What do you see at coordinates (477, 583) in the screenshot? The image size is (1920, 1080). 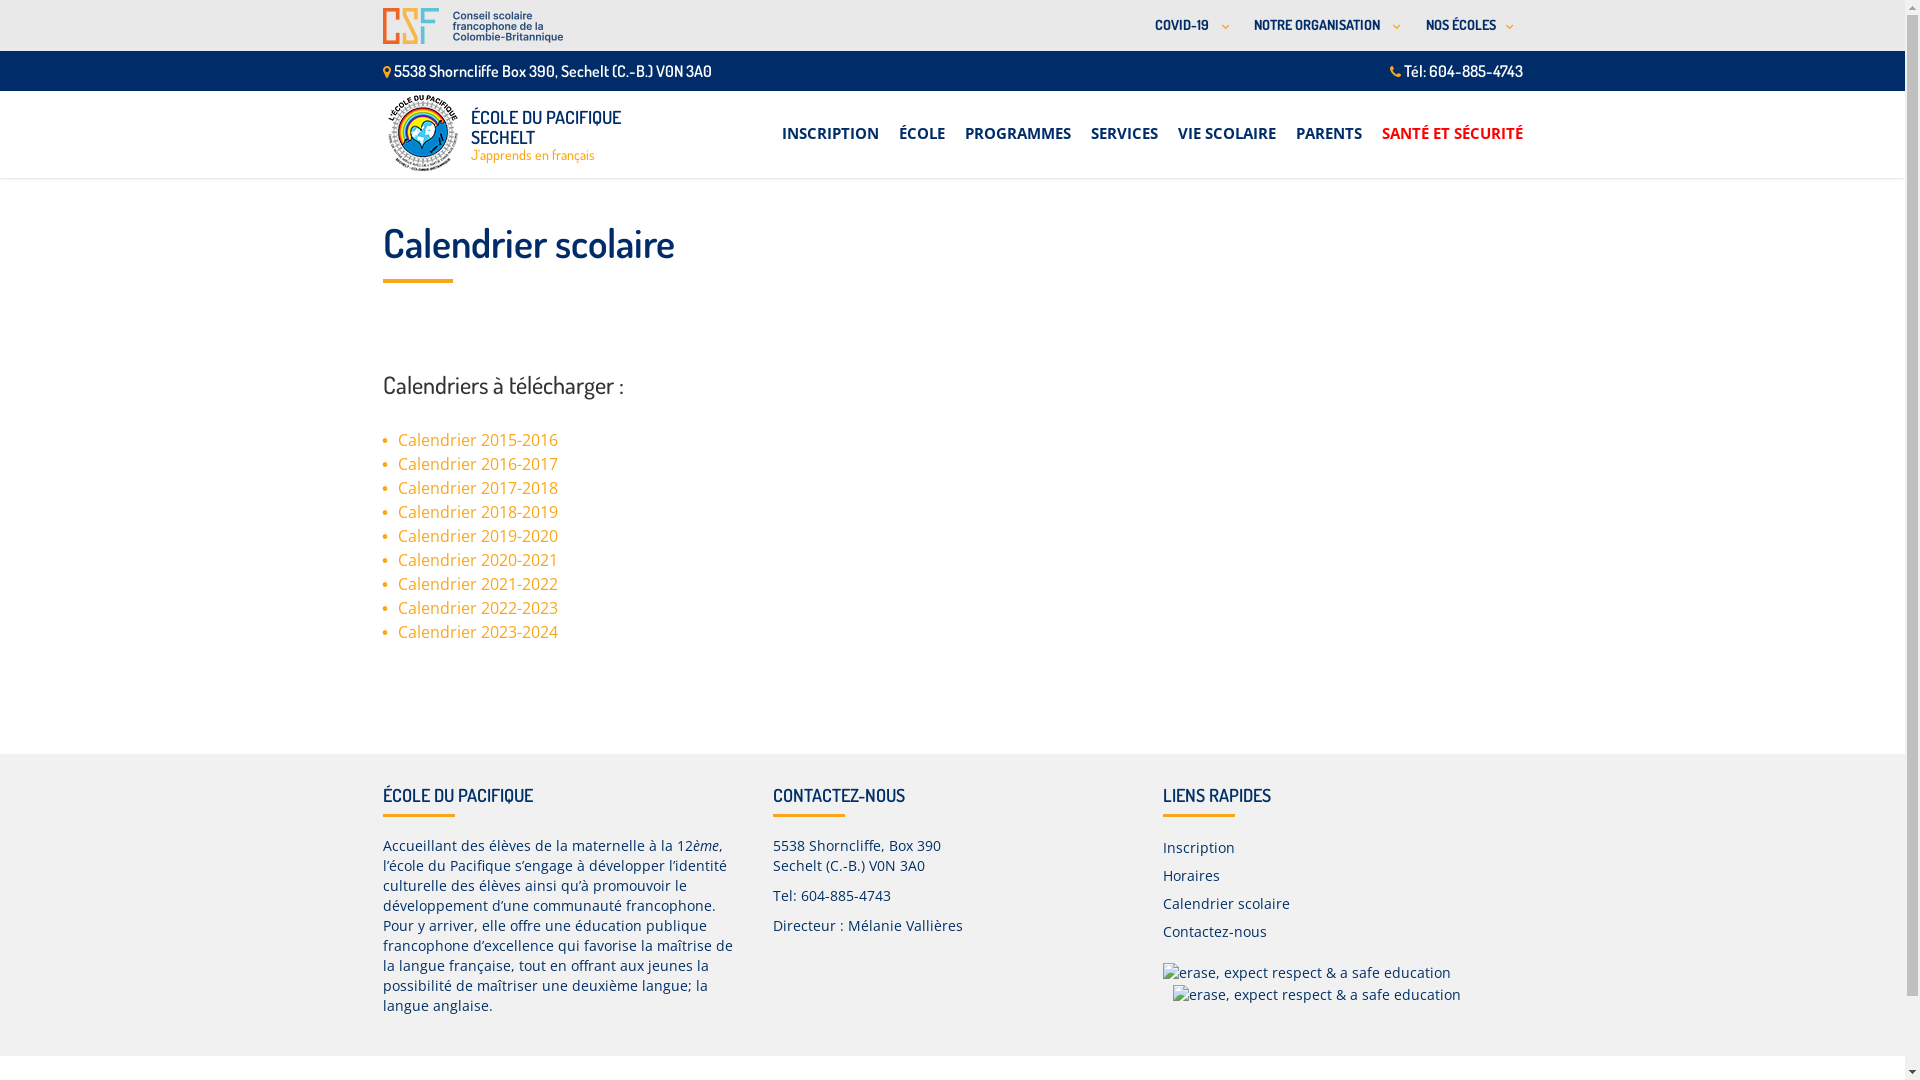 I see `'Calendrier 2021-2022'` at bounding box center [477, 583].